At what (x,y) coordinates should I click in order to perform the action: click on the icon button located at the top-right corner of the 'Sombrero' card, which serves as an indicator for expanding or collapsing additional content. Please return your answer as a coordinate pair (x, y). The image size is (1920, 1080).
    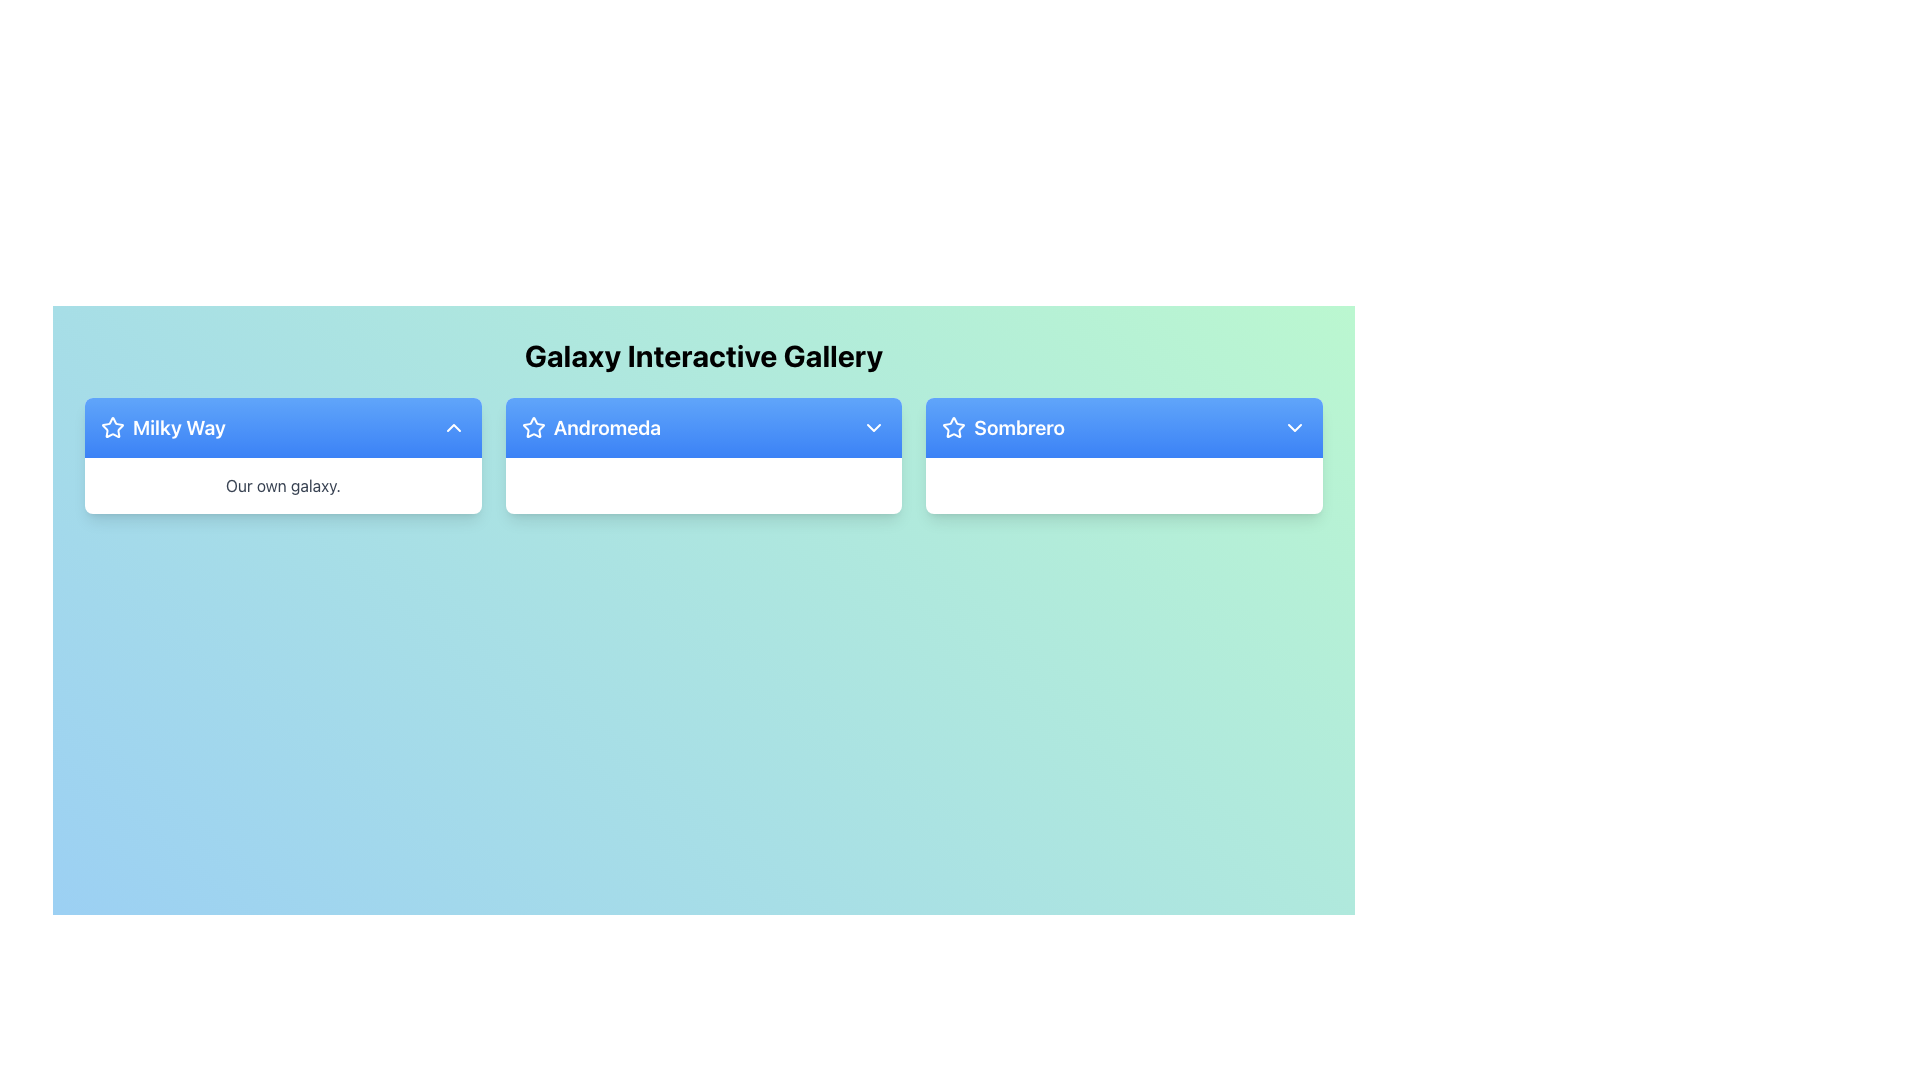
    Looking at the image, I should click on (1295, 427).